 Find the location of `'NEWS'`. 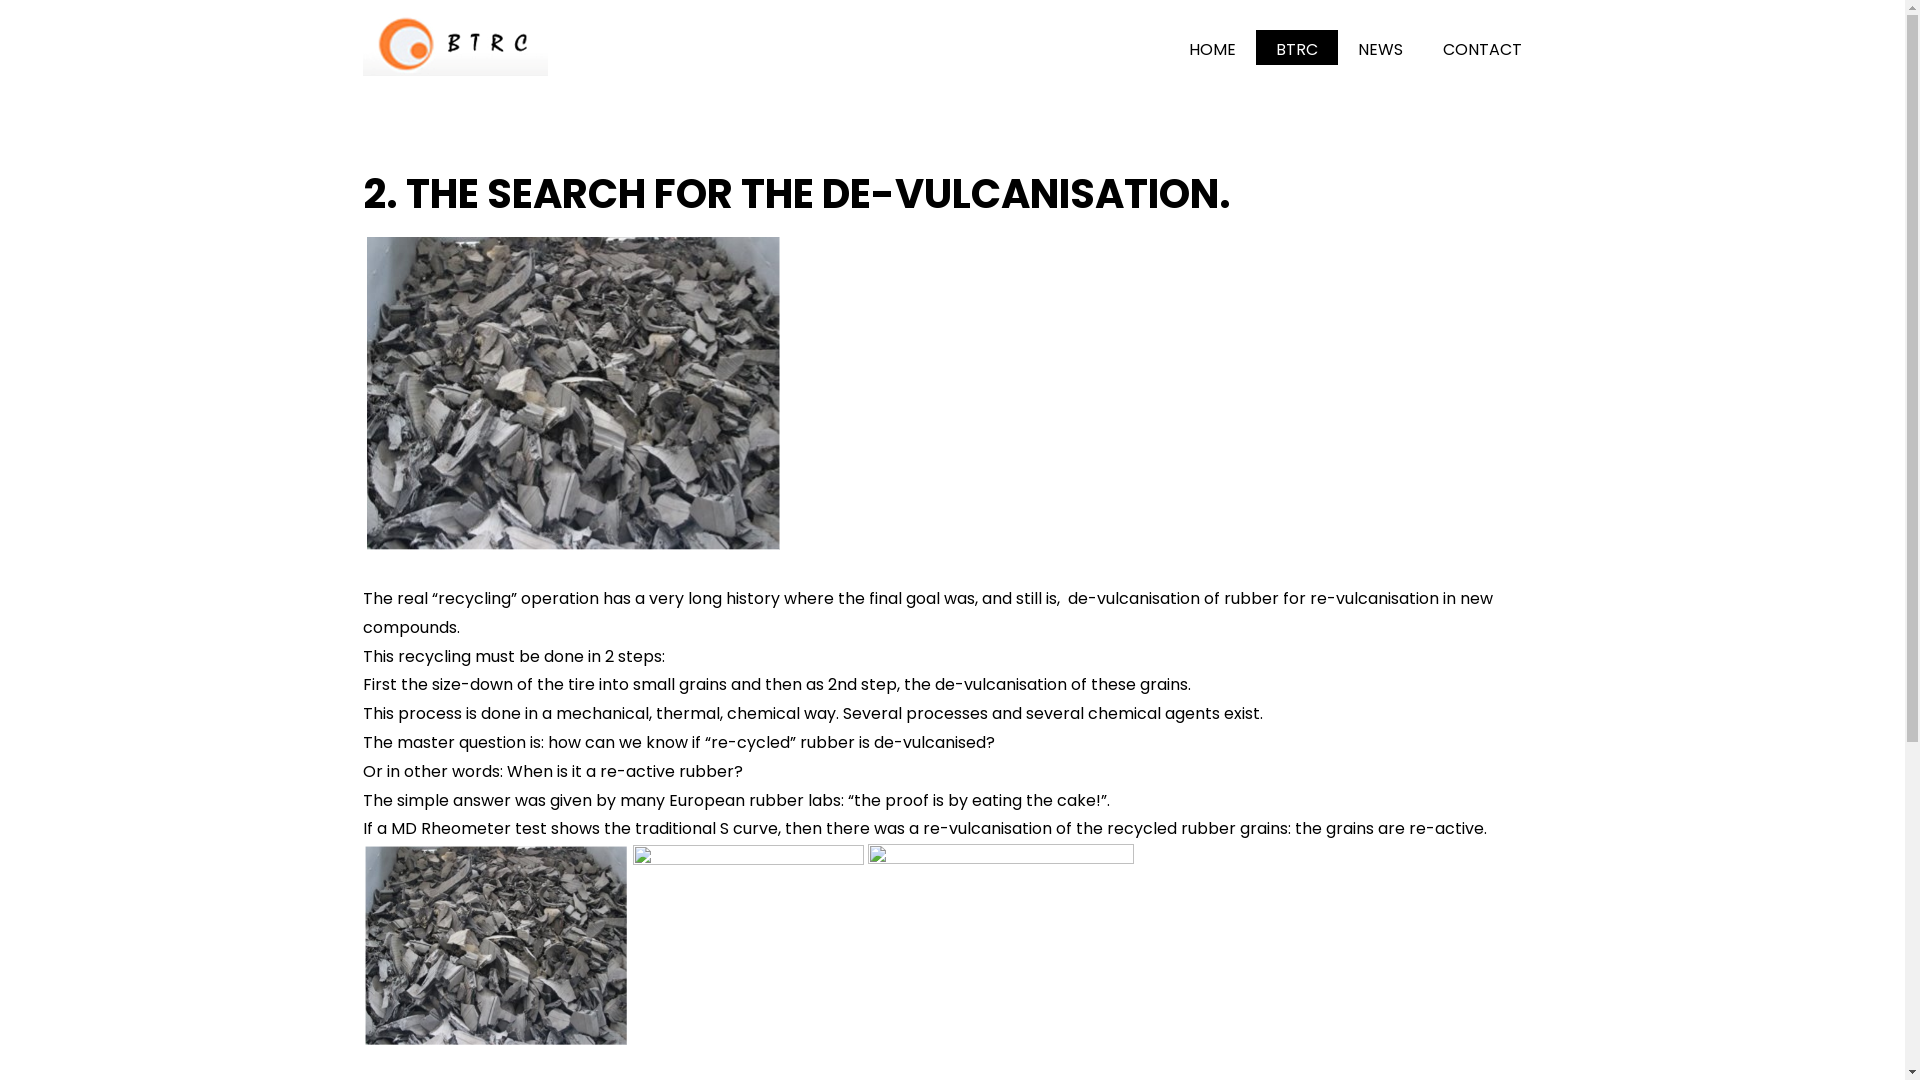

'NEWS' is located at coordinates (1379, 46).